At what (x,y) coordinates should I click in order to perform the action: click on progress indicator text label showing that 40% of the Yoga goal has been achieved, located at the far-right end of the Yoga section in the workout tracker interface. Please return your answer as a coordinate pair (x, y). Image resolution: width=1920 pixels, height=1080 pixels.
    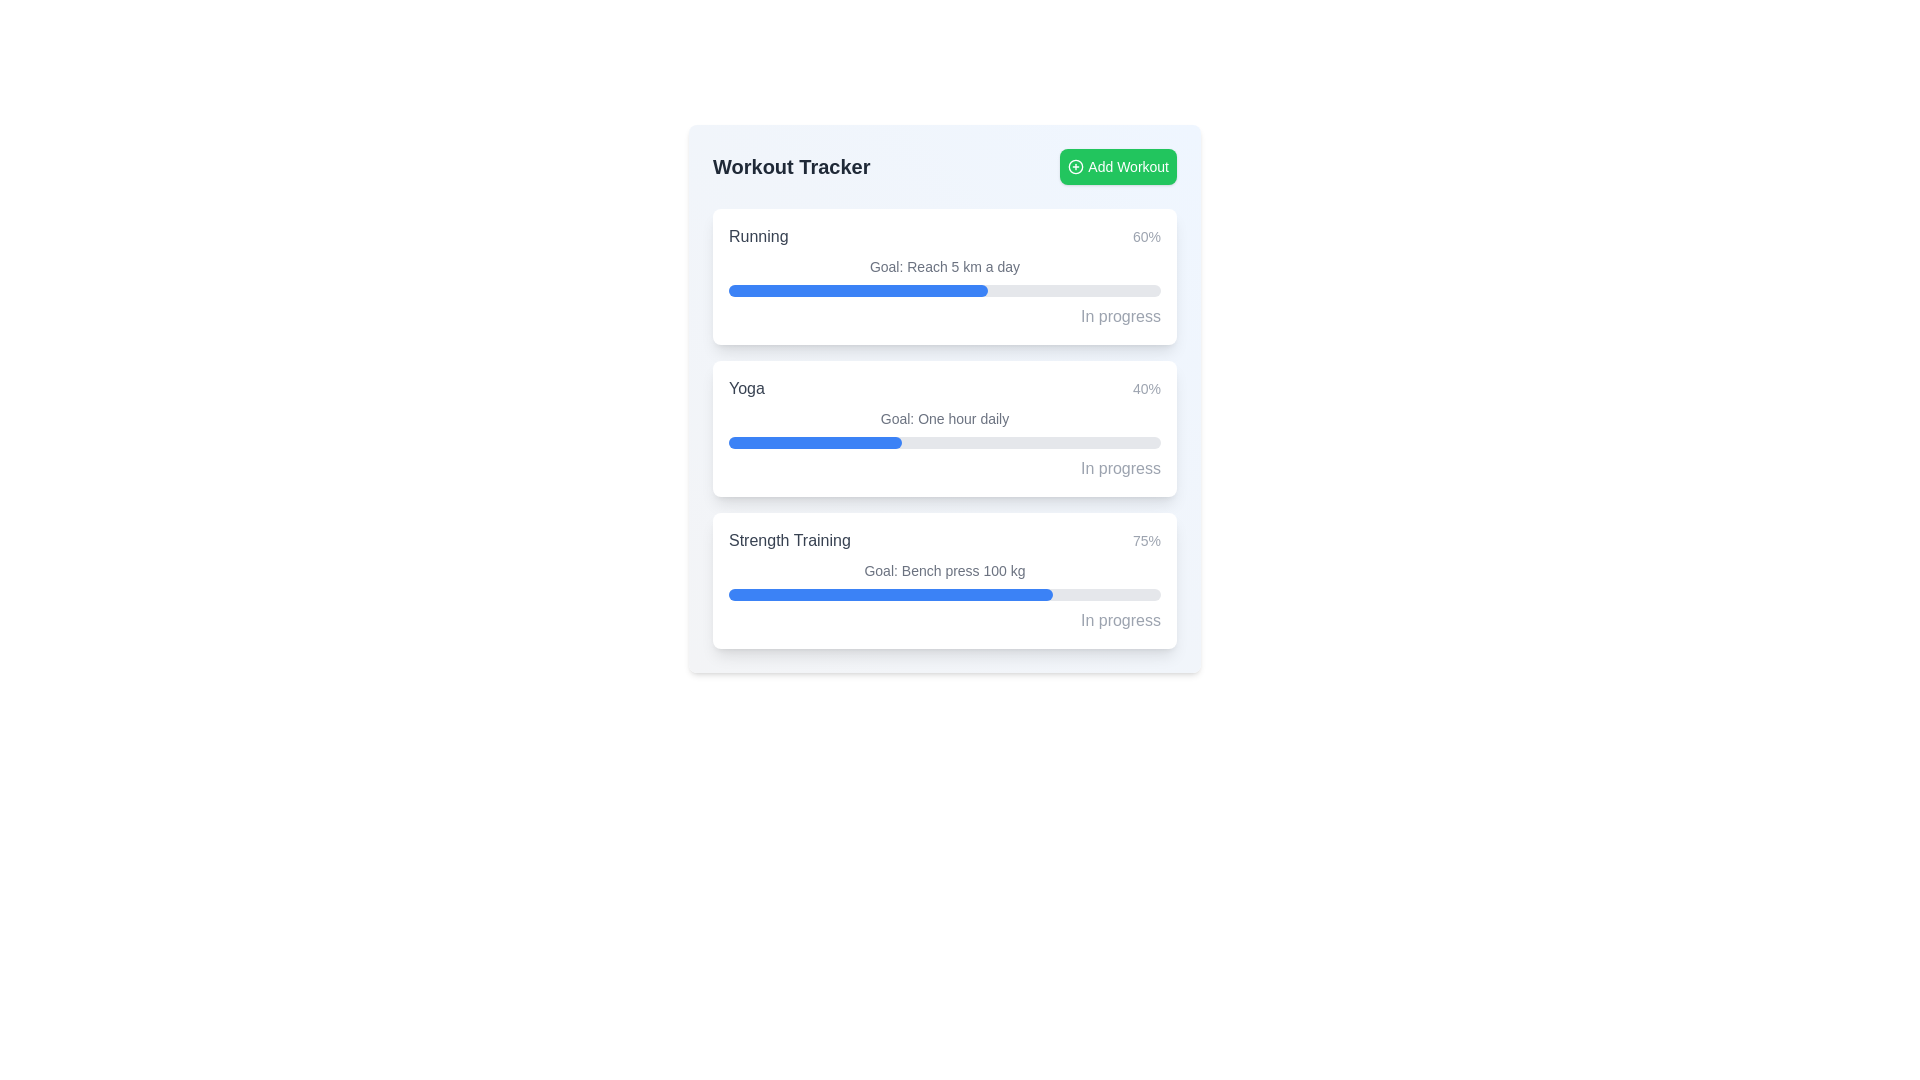
    Looking at the image, I should click on (1147, 389).